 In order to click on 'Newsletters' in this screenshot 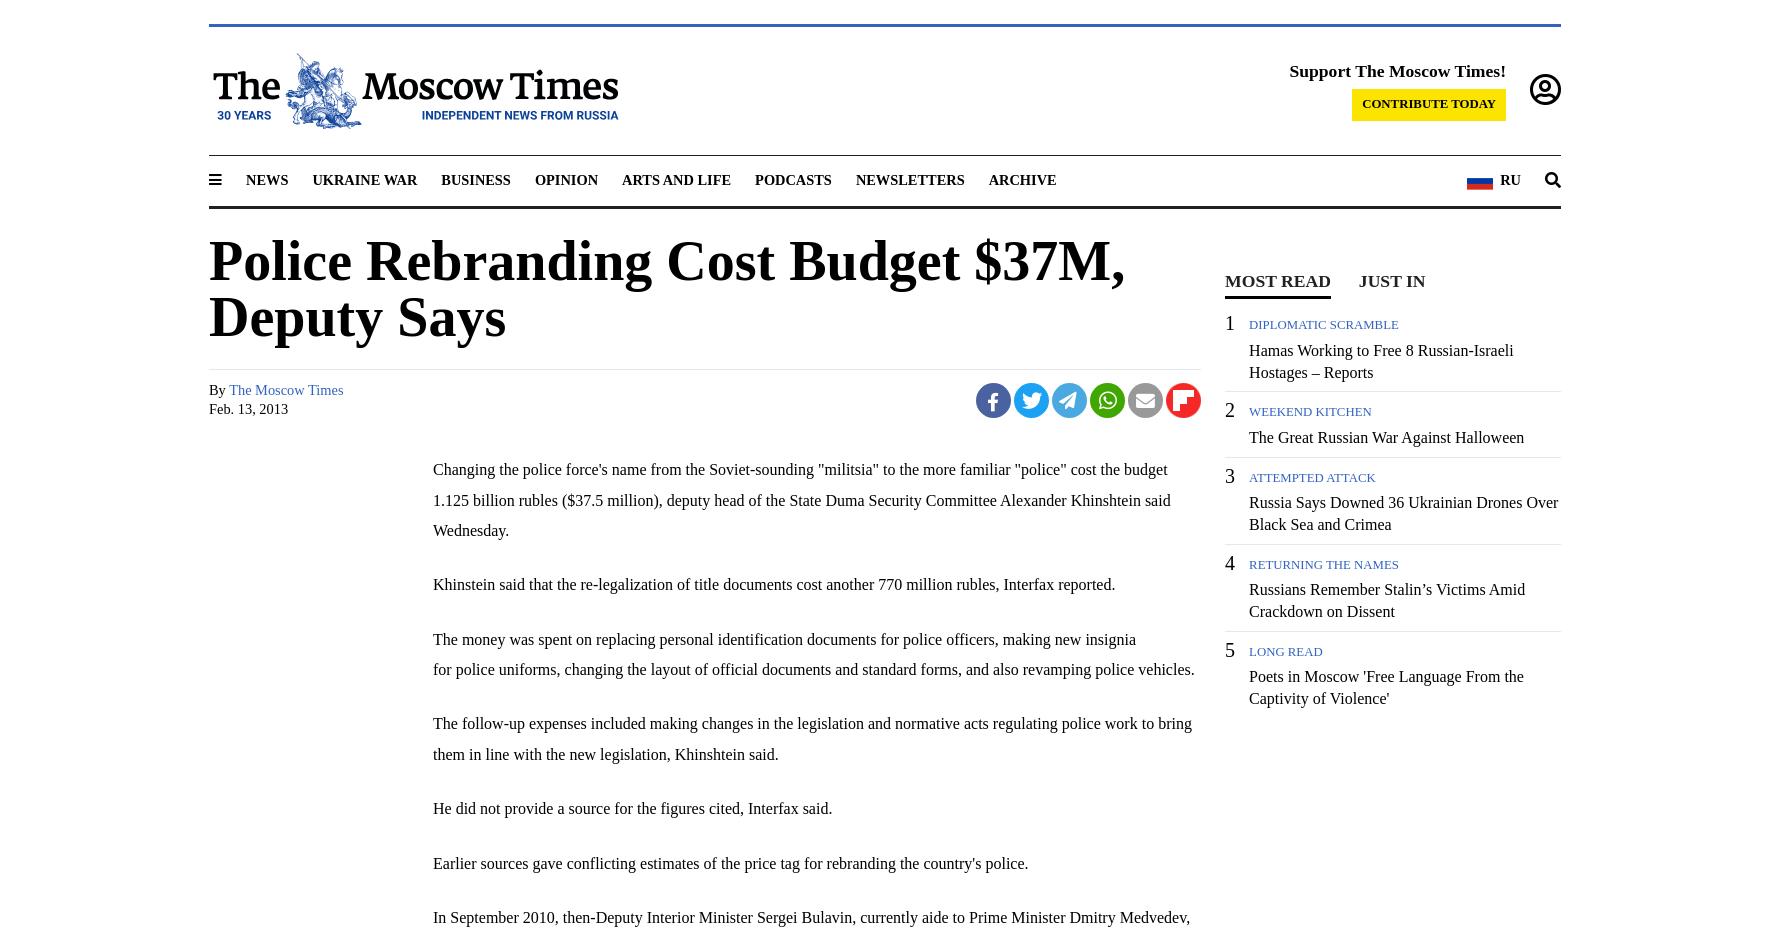, I will do `click(908, 180)`.